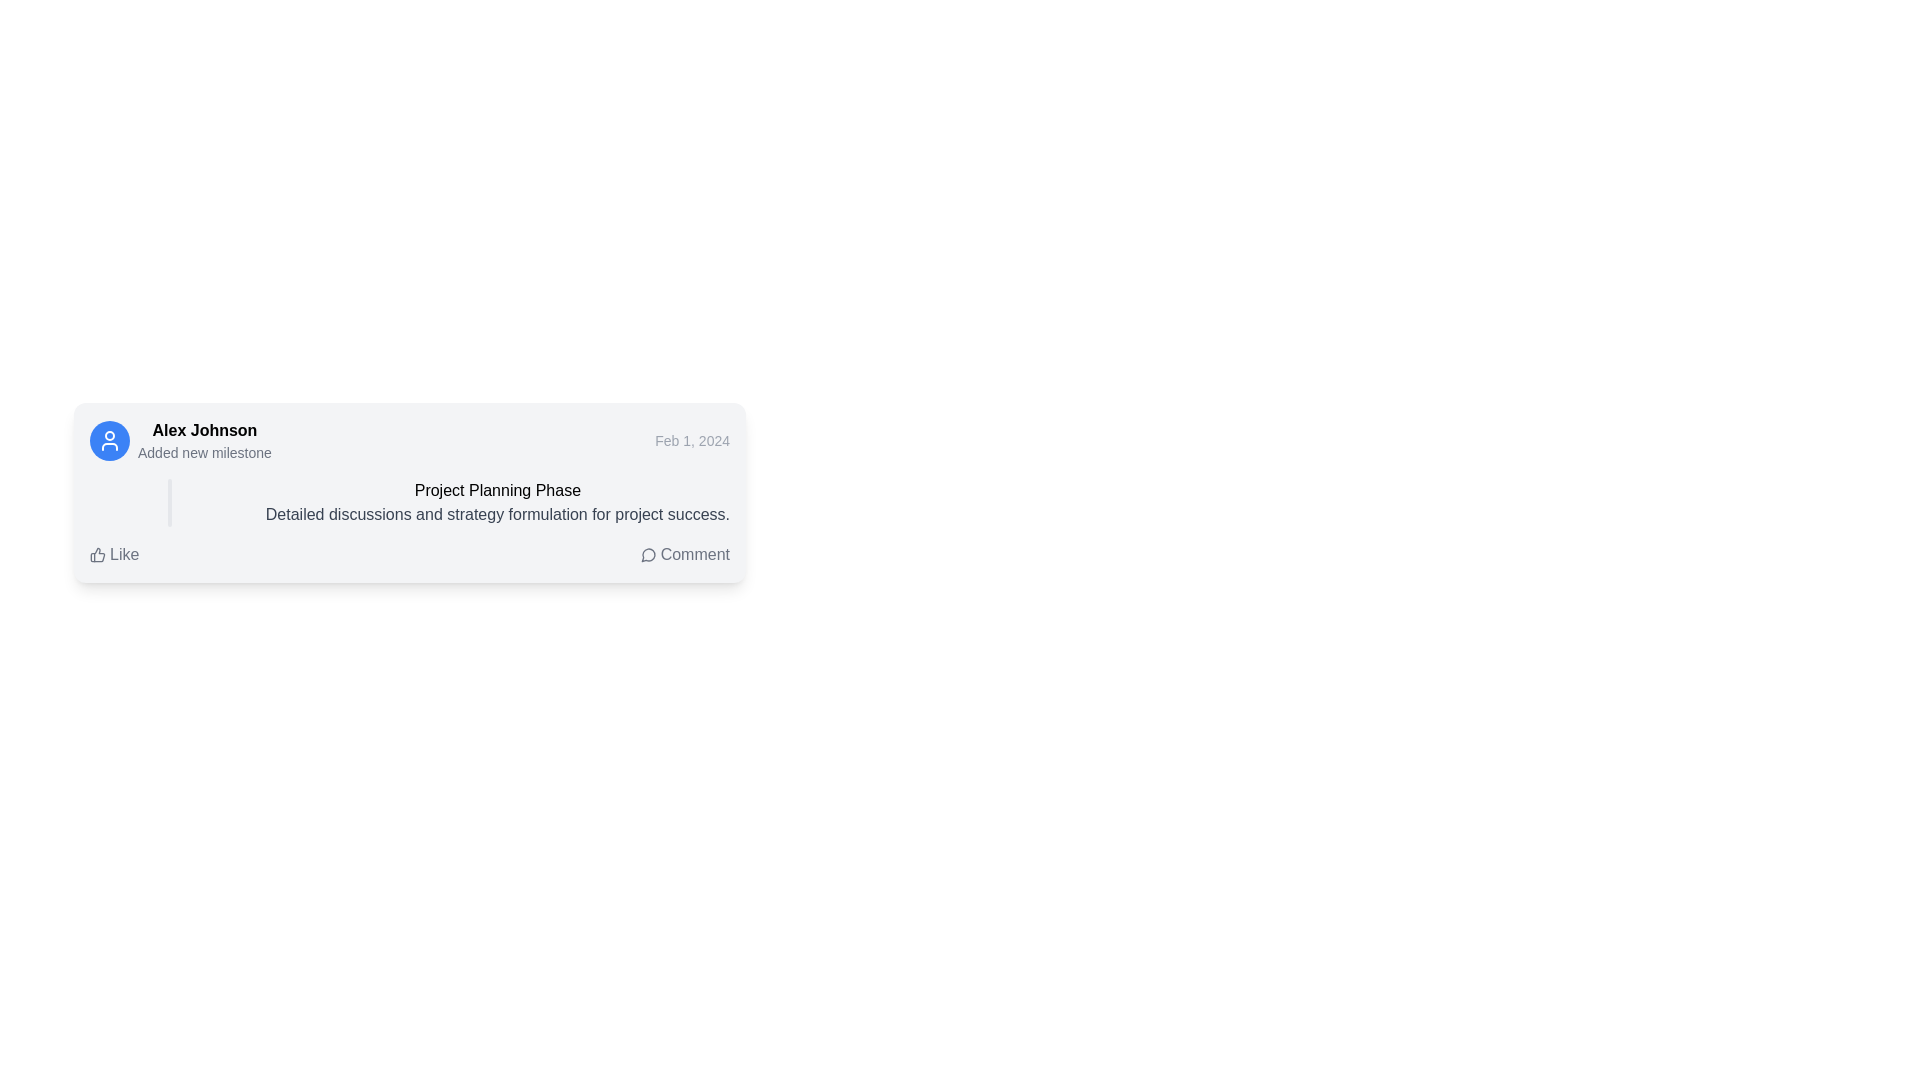 This screenshot has width=1920, height=1080. I want to click on the user icon located in the center of the blue circular background, so click(109, 439).